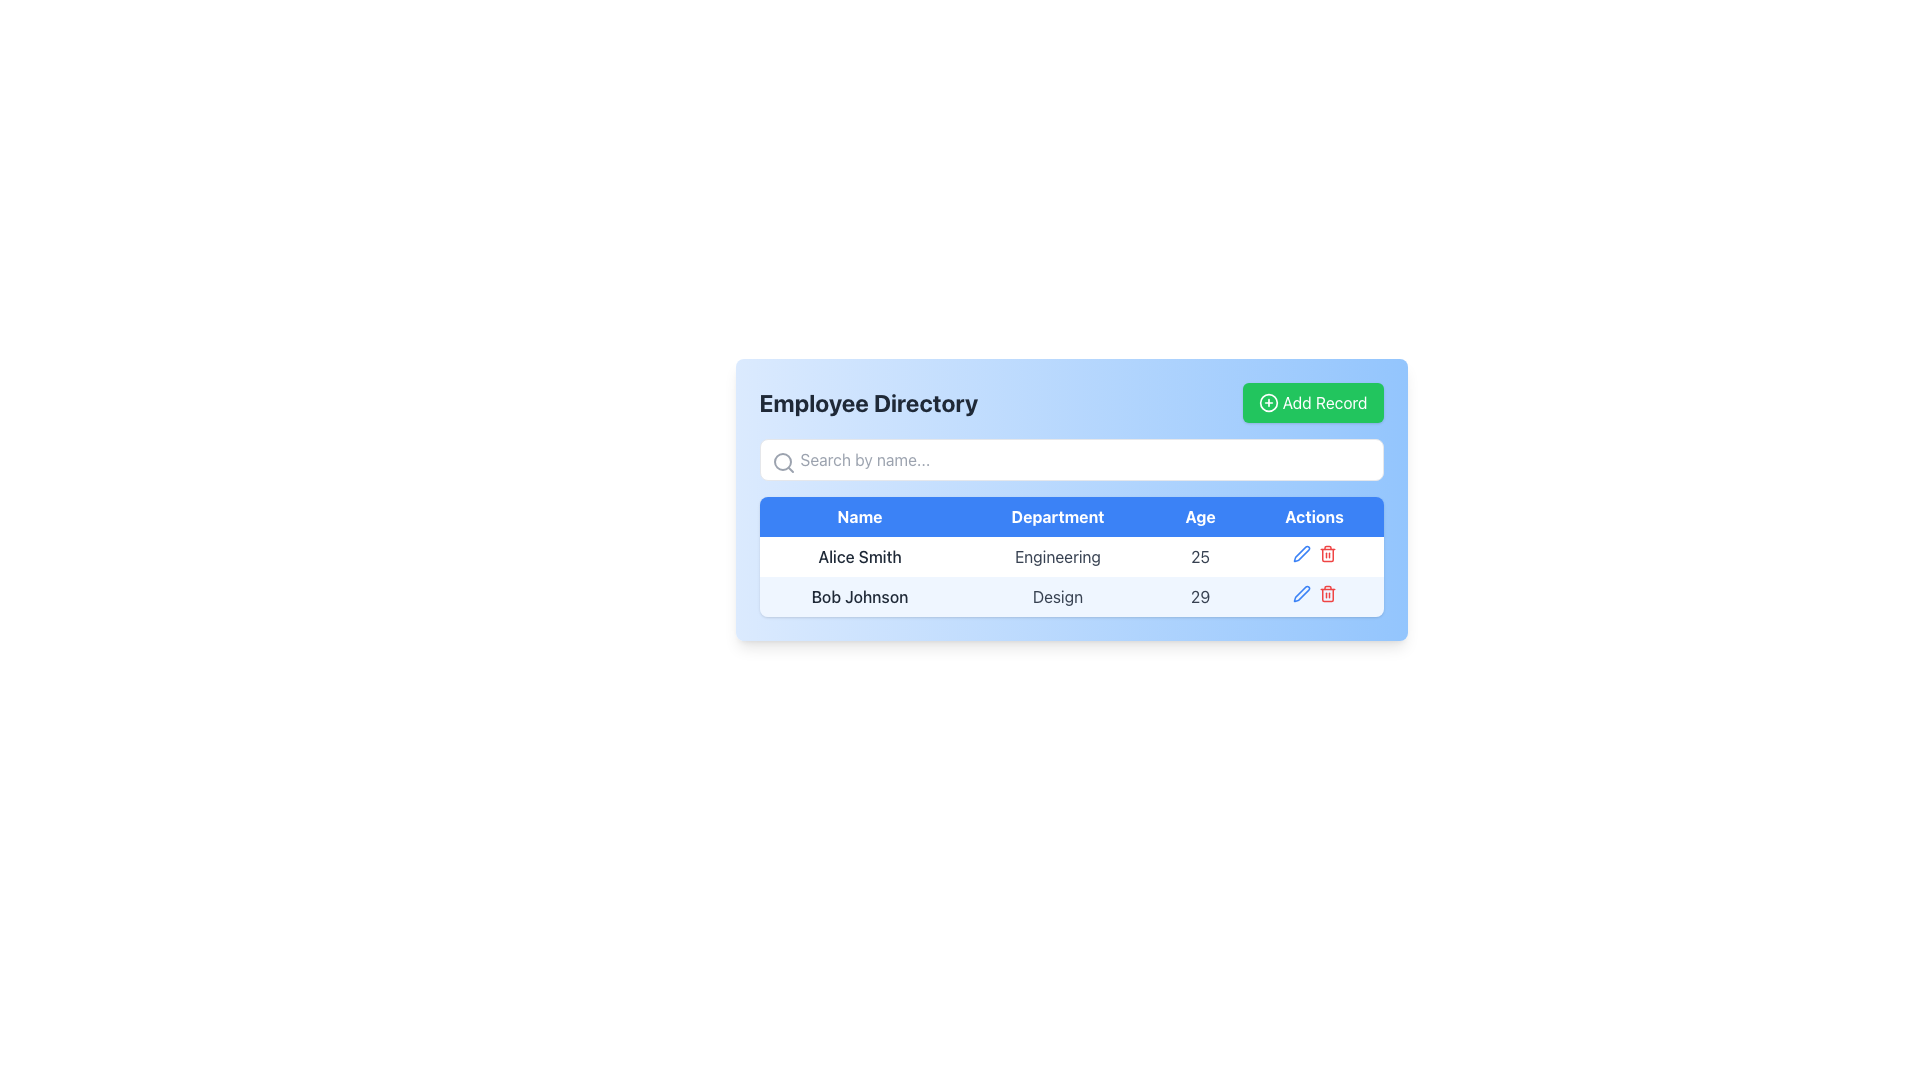  I want to click on the blue pen-shaped icon in the 'Actions' column of the second table row associated with 'Bob Johnson', so click(1301, 554).